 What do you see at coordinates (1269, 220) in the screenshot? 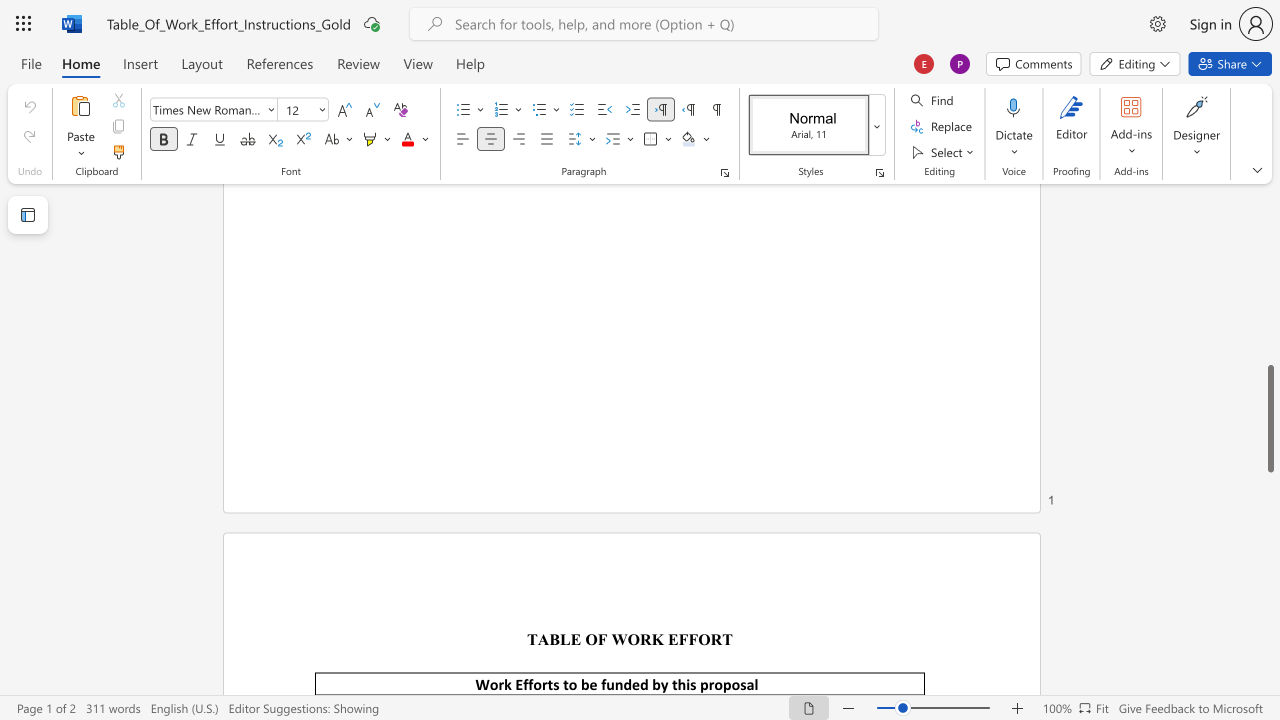
I see `the page's right scrollbar for upward movement` at bounding box center [1269, 220].